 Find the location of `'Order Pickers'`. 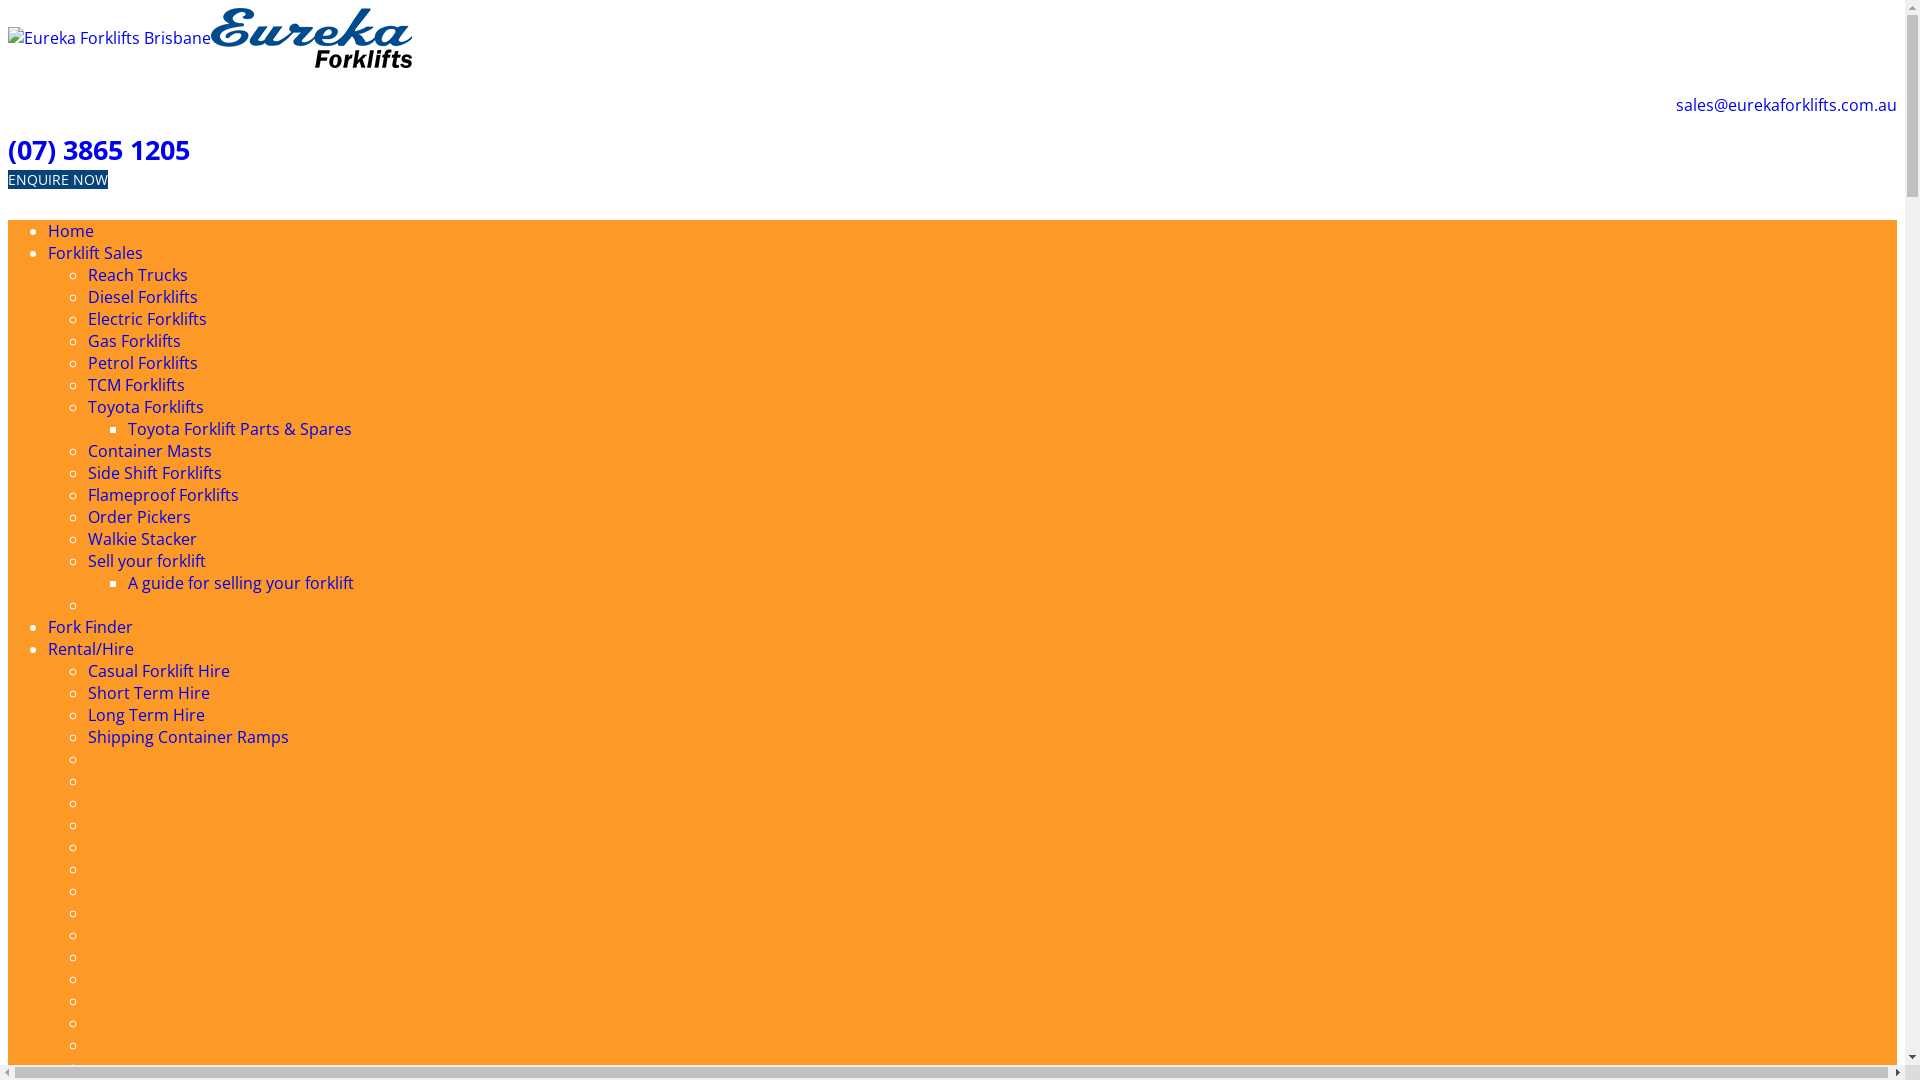

'Order Pickers' is located at coordinates (138, 515).